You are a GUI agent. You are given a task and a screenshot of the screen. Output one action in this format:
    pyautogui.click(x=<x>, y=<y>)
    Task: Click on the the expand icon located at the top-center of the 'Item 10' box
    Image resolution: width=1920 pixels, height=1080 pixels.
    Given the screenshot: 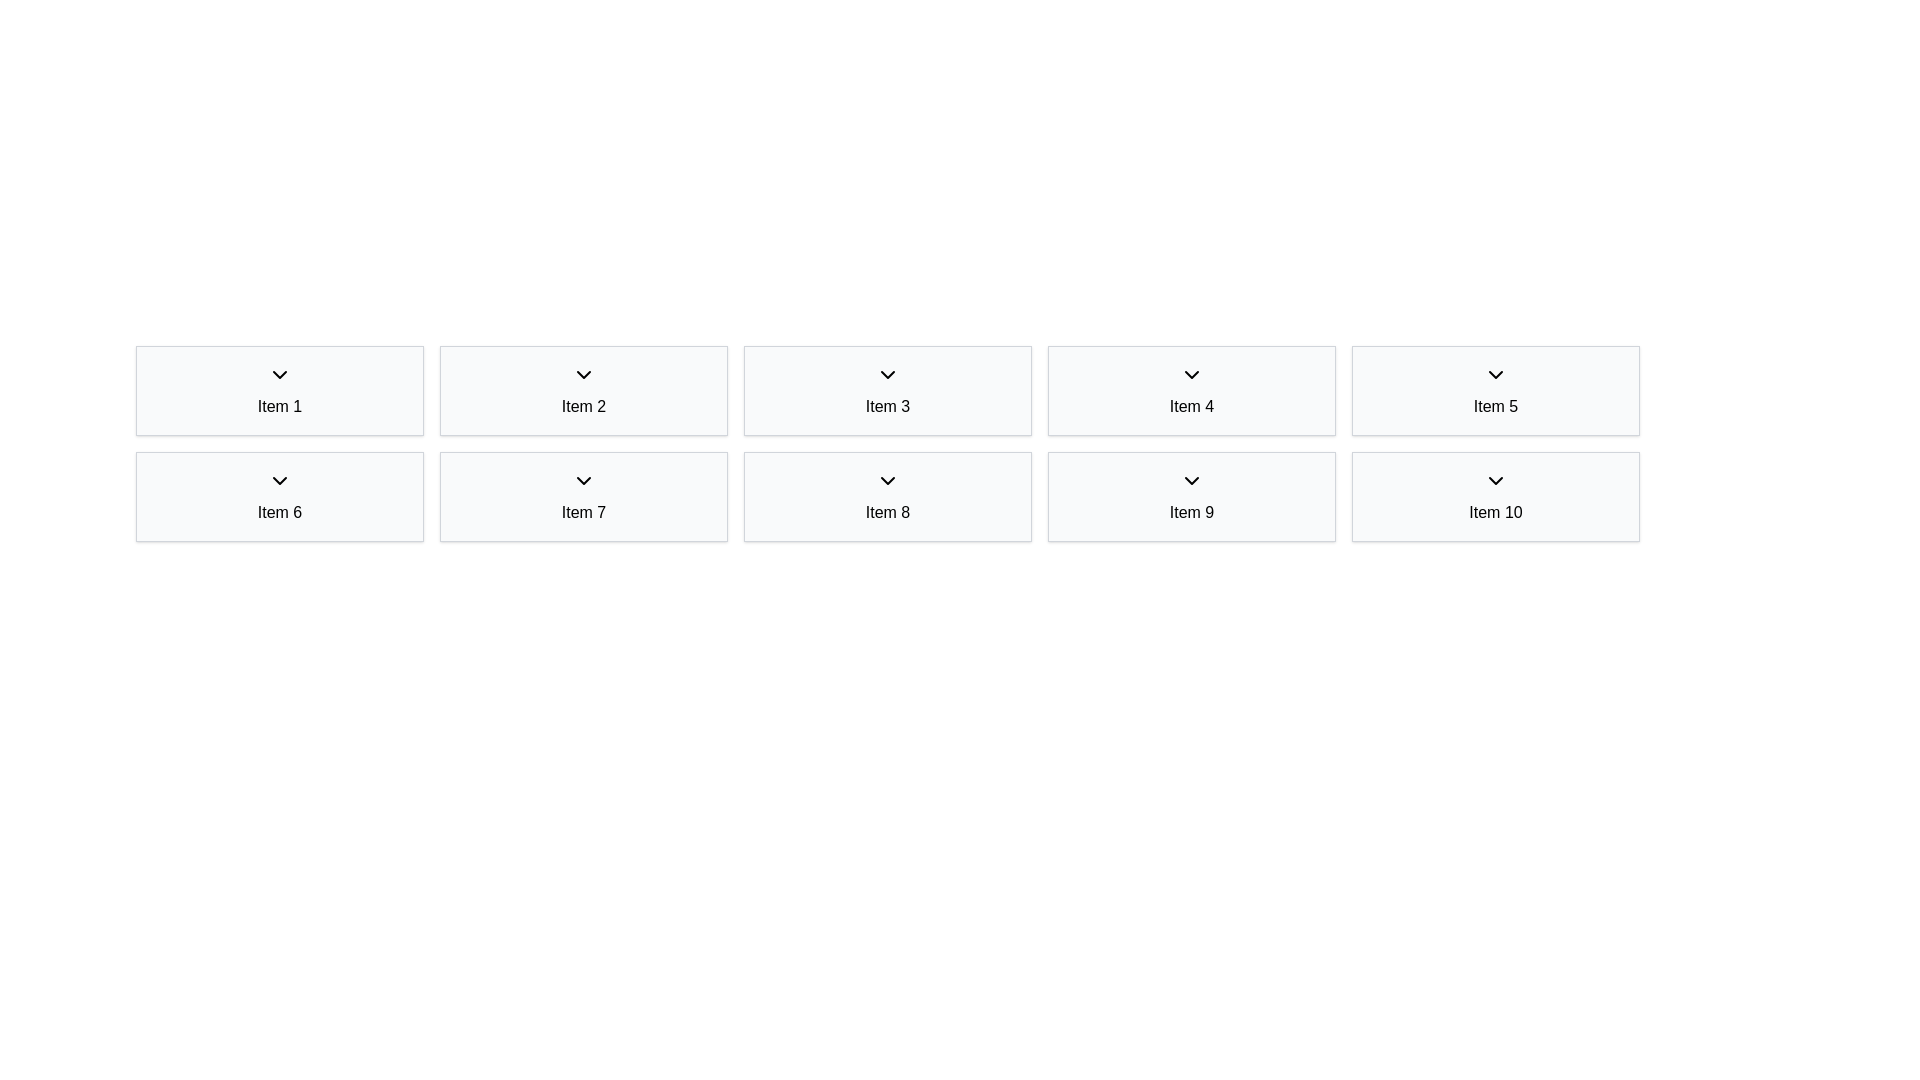 What is the action you would take?
    pyautogui.click(x=1496, y=481)
    